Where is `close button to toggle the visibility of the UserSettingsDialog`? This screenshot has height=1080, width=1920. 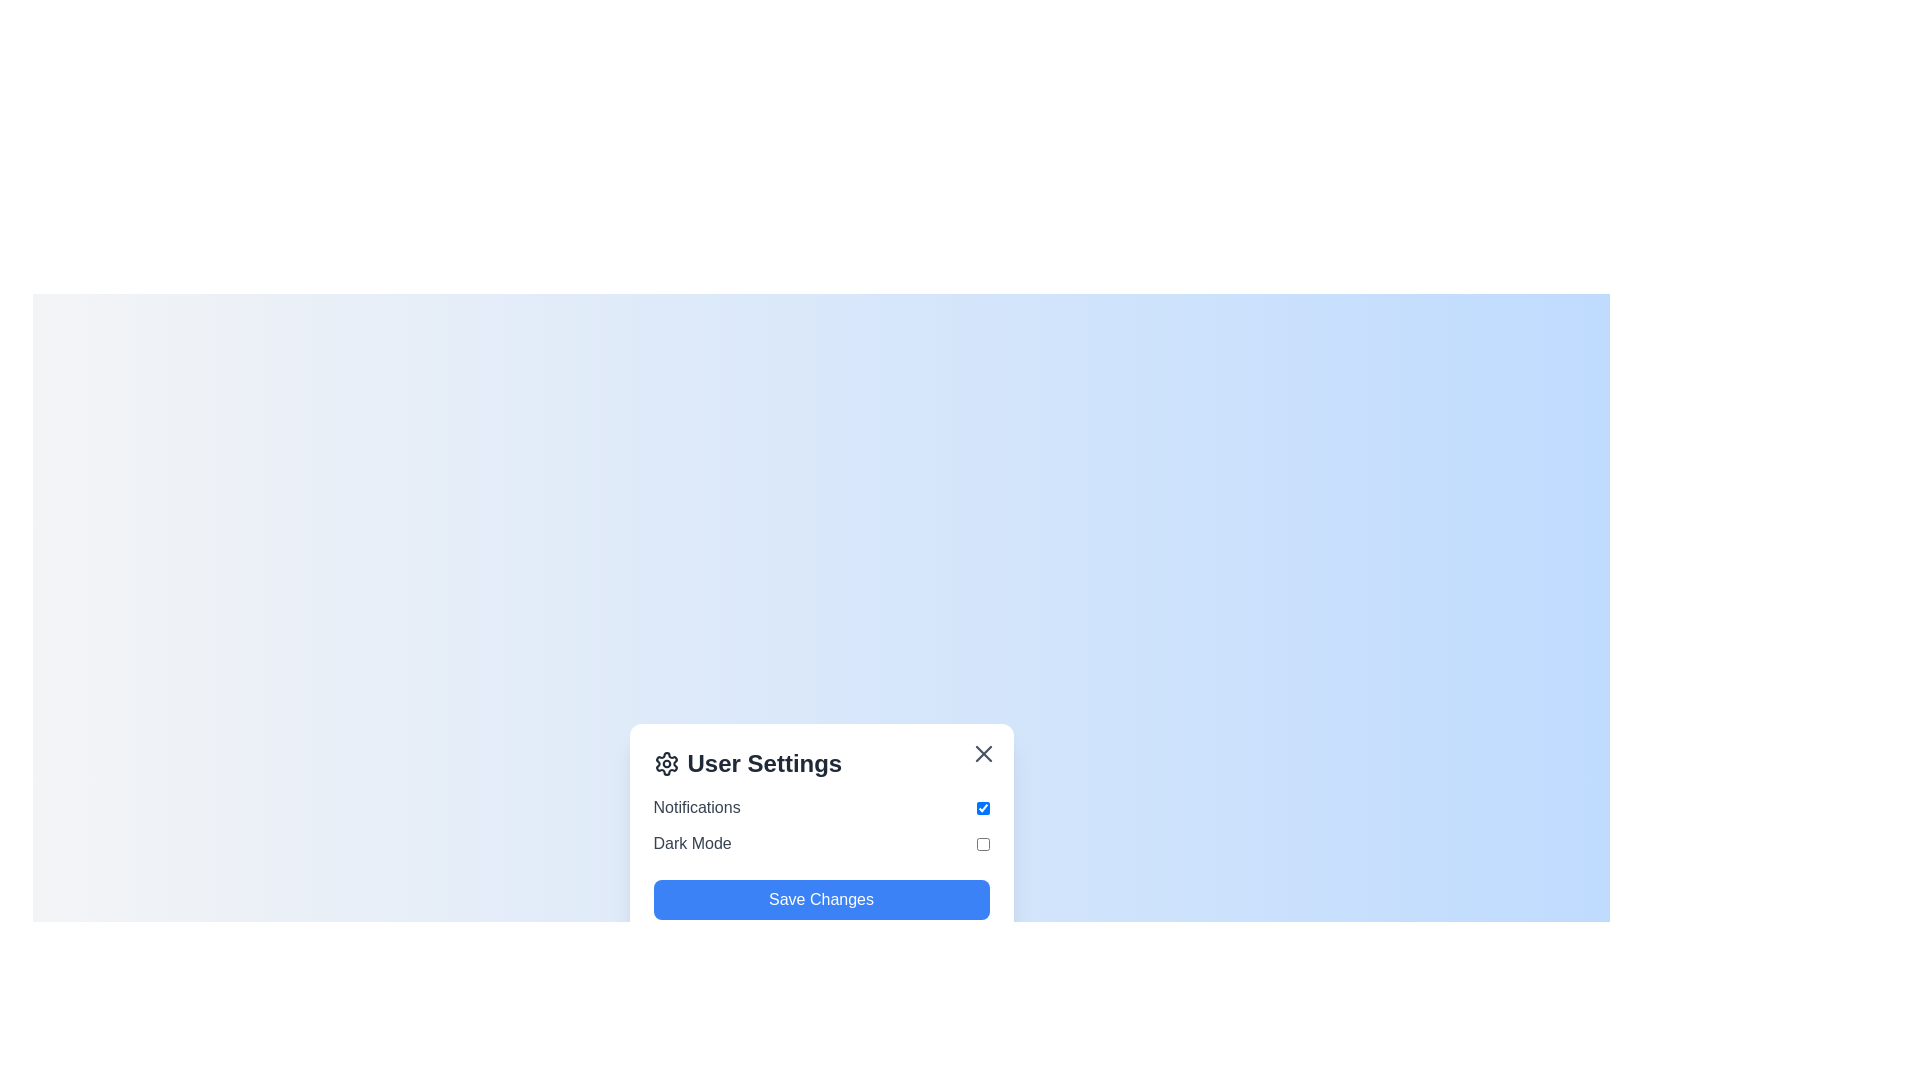 close button to toggle the visibility of the UserSettingsDialog is located at coordinates (983, 753).